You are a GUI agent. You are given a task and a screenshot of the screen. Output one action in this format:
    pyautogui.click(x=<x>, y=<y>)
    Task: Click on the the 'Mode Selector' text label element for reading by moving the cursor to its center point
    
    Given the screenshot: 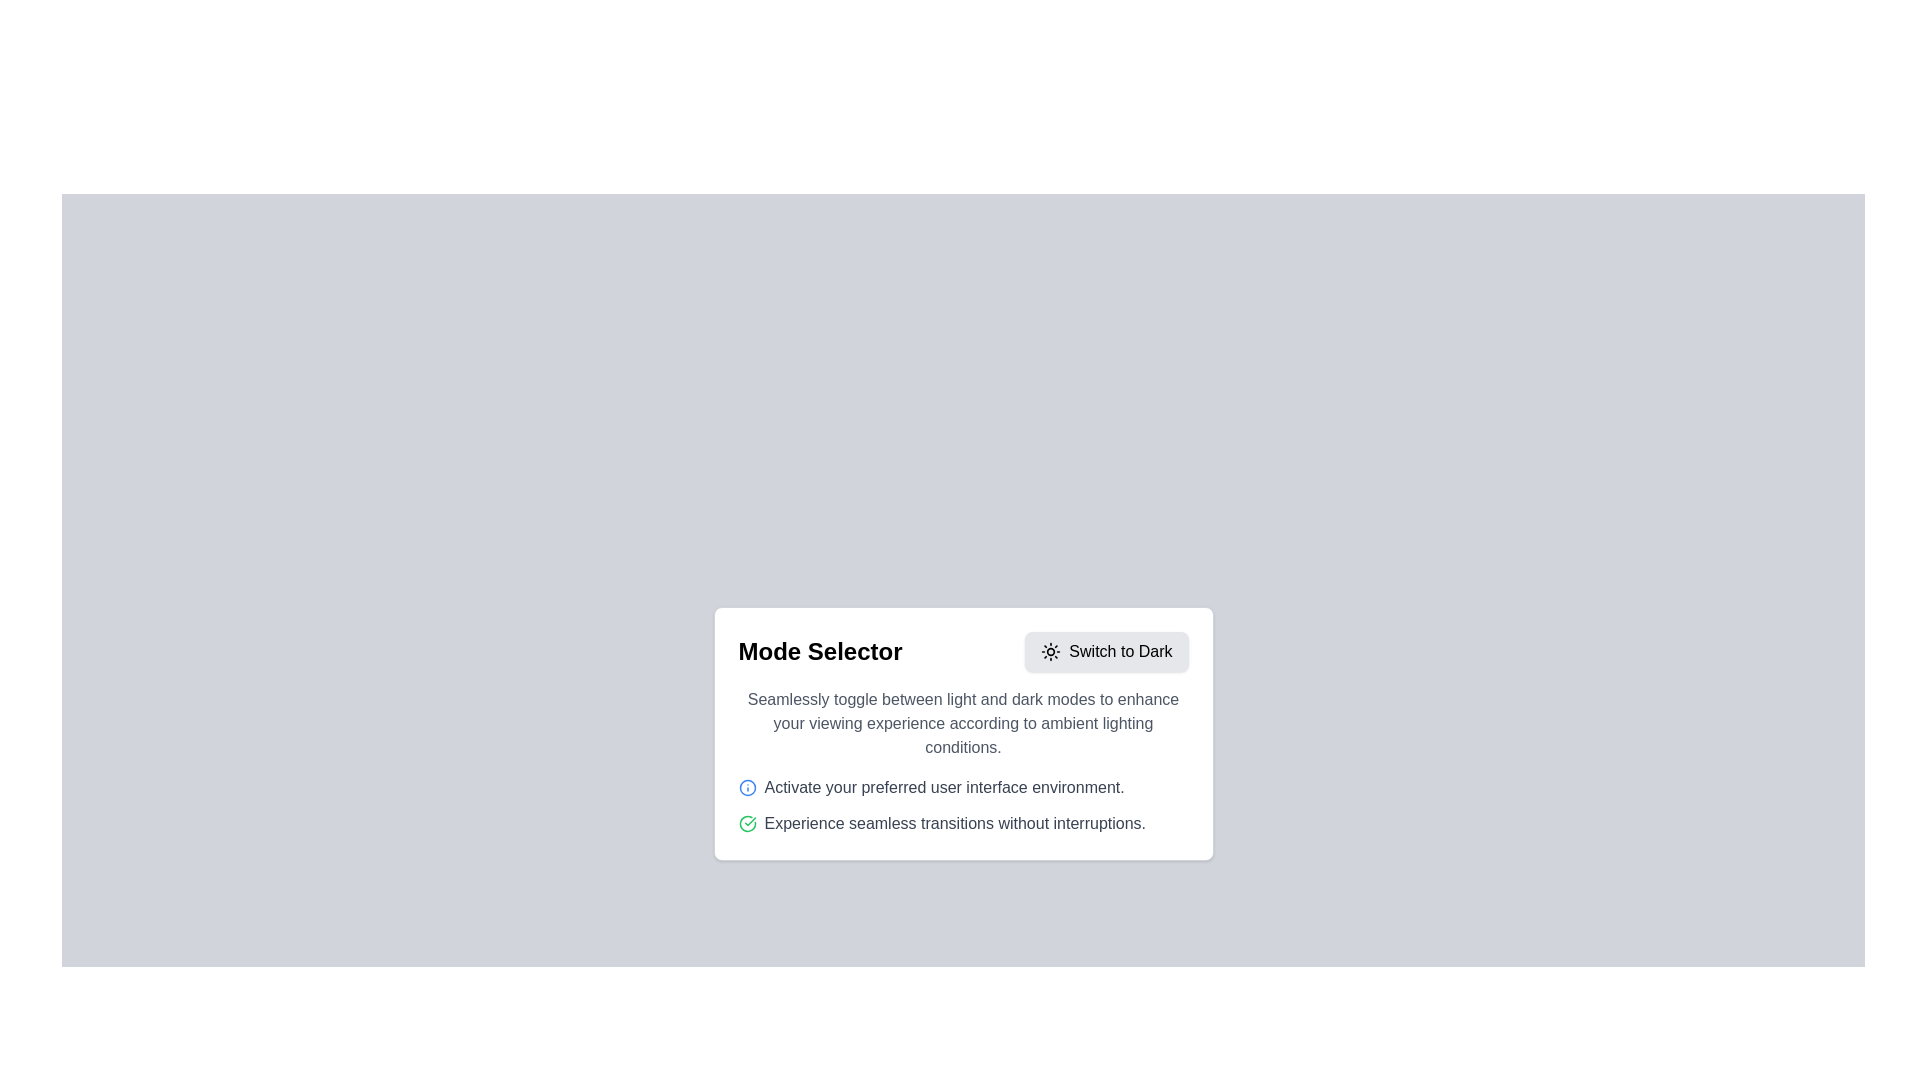 What is the action you would take?
    pyautogui.click(x=820, y=651)
    